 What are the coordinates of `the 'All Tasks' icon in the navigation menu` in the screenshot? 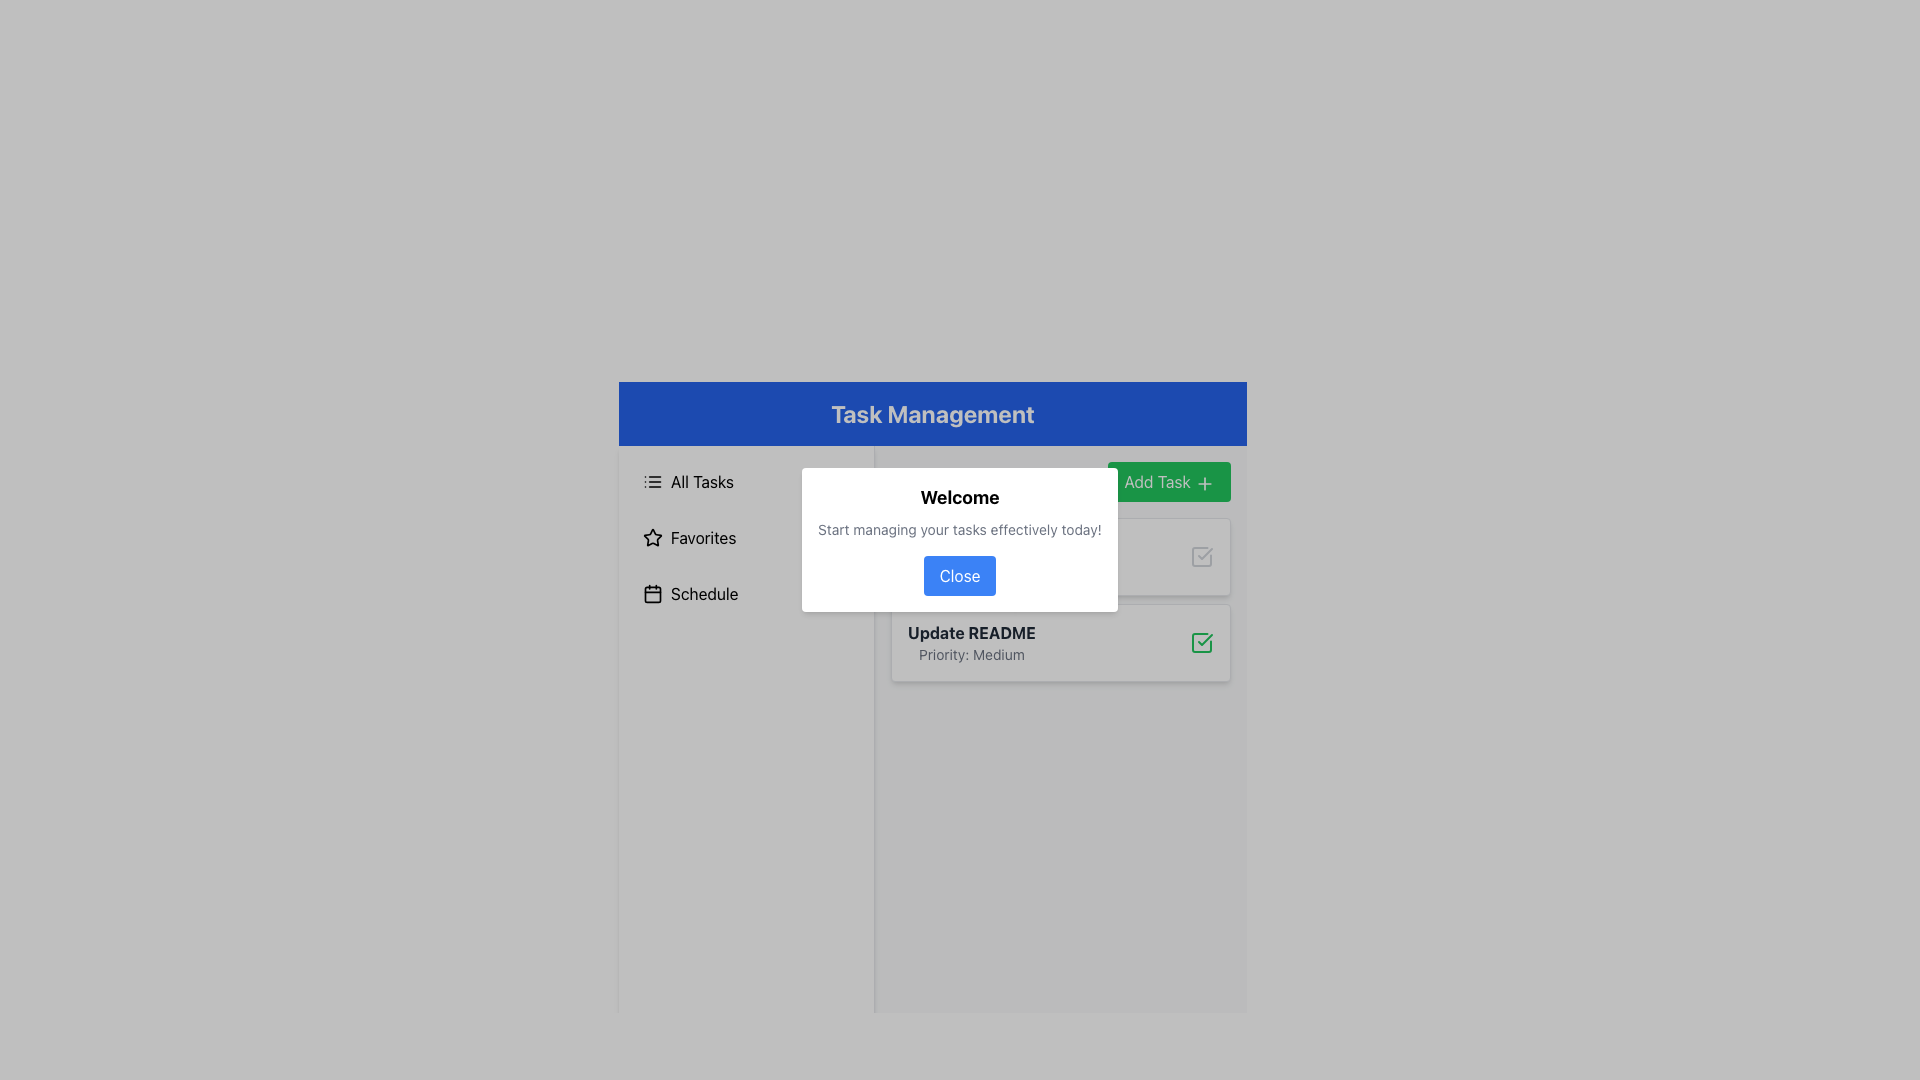 It's located at (652, 482).